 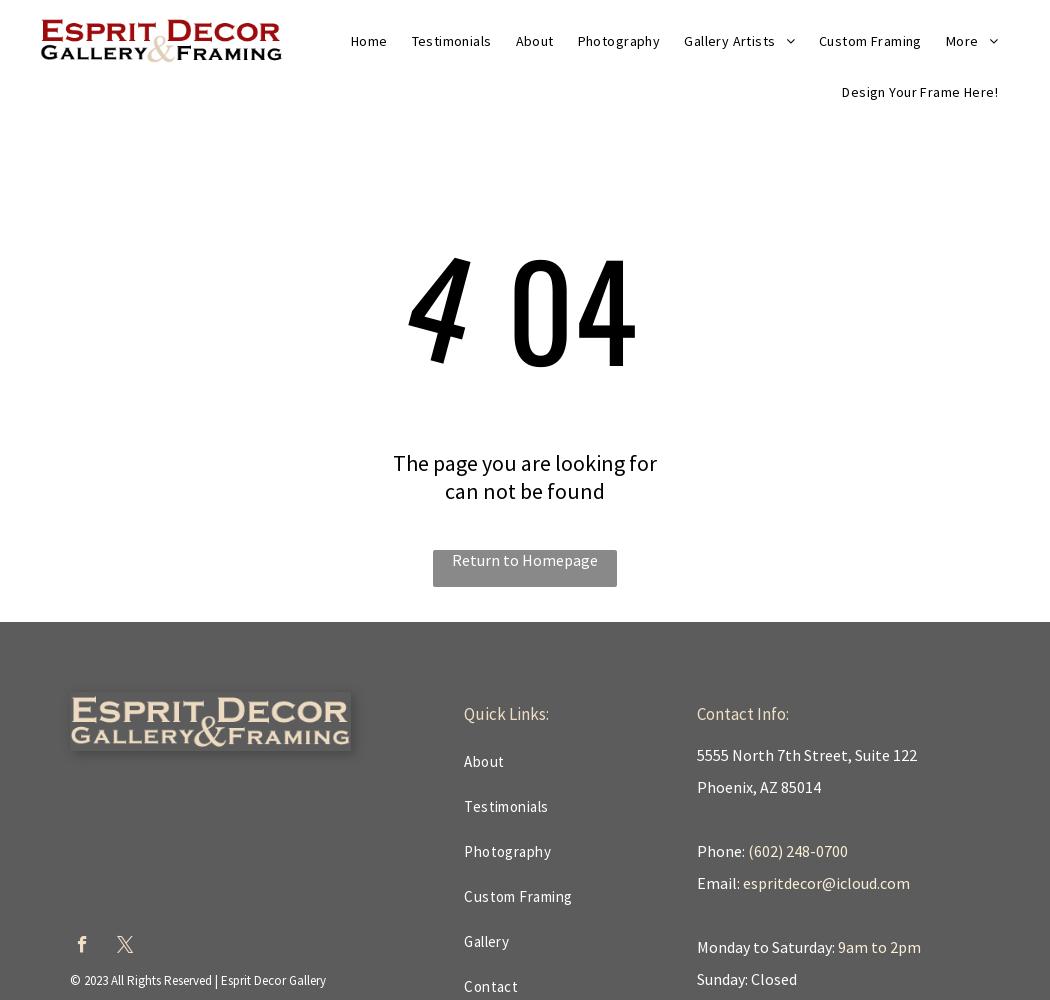 What do you see at coordinates (765, 946) in the screenshot?
I see `'Monday to Saturday:'` at bounding box center [765, 946].